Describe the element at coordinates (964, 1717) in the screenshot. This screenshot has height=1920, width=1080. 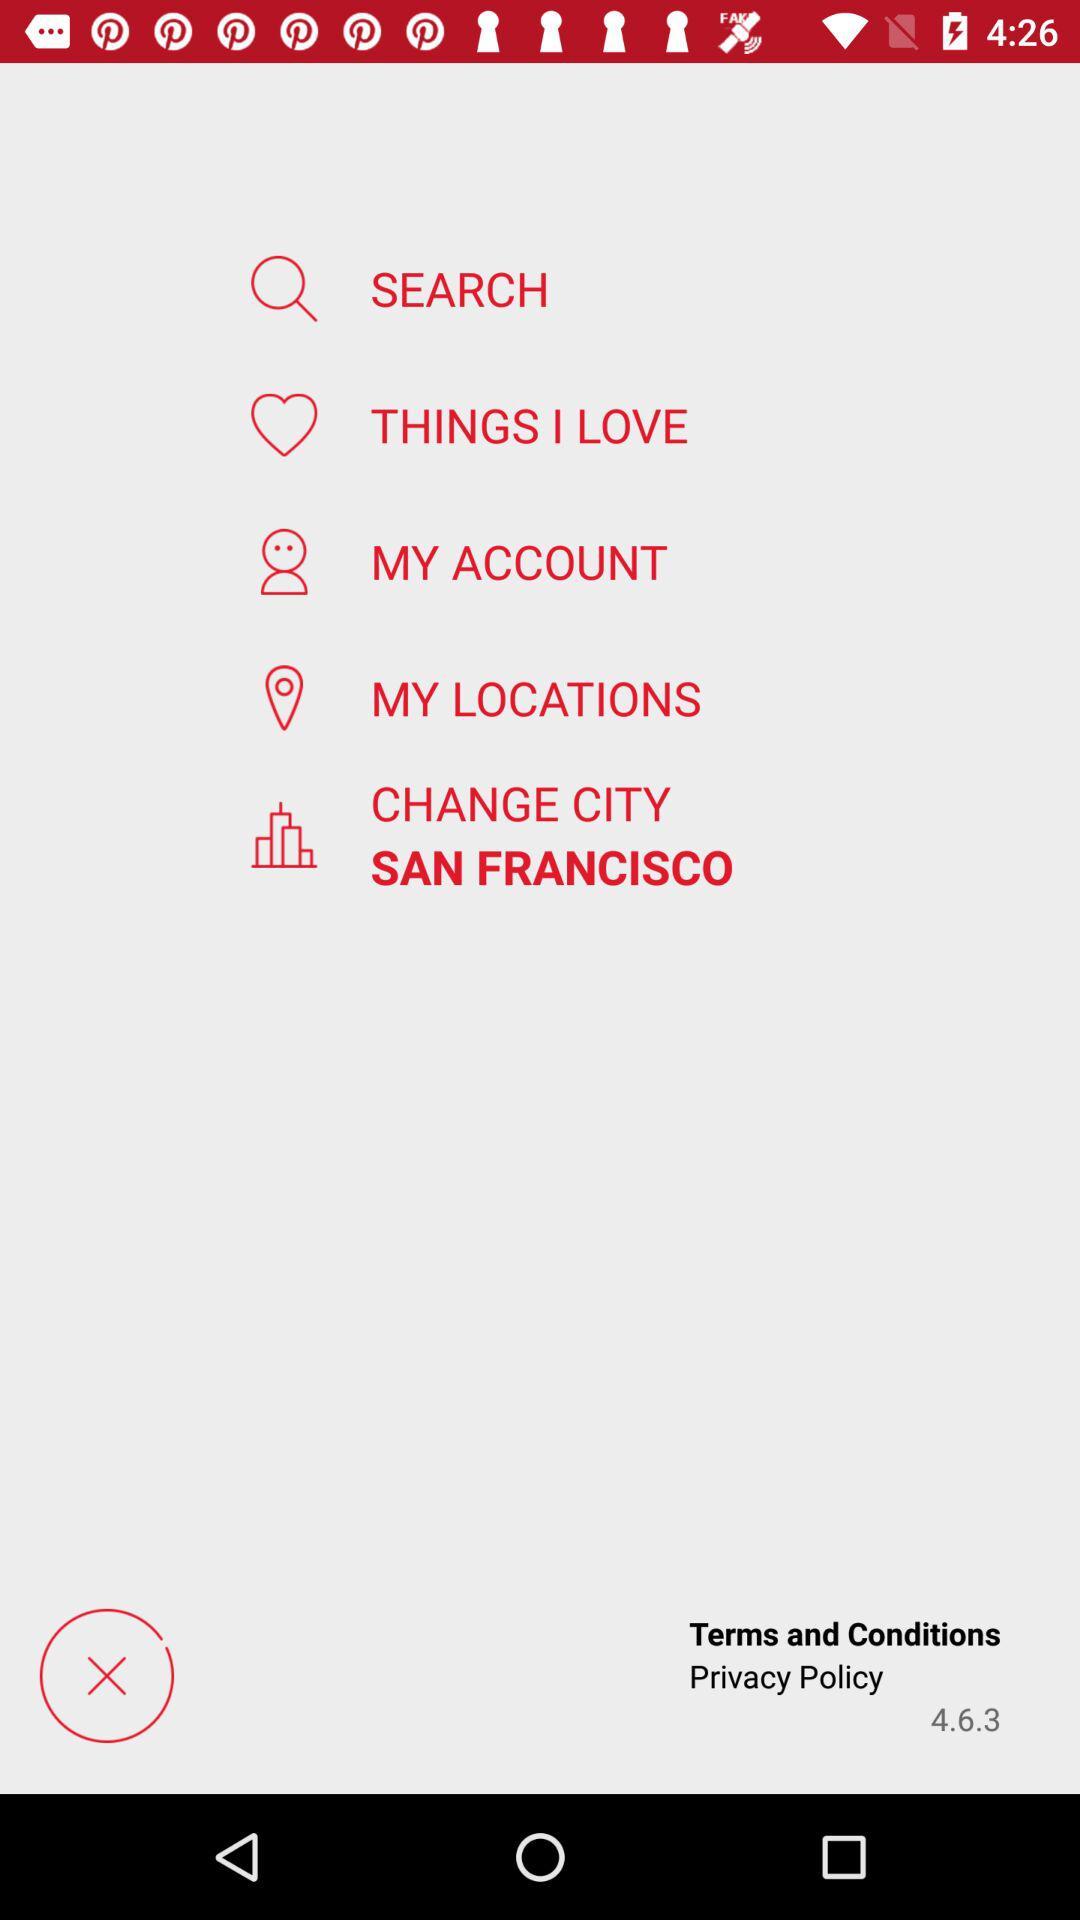
I see `item next to the privacy policy item` at that location.